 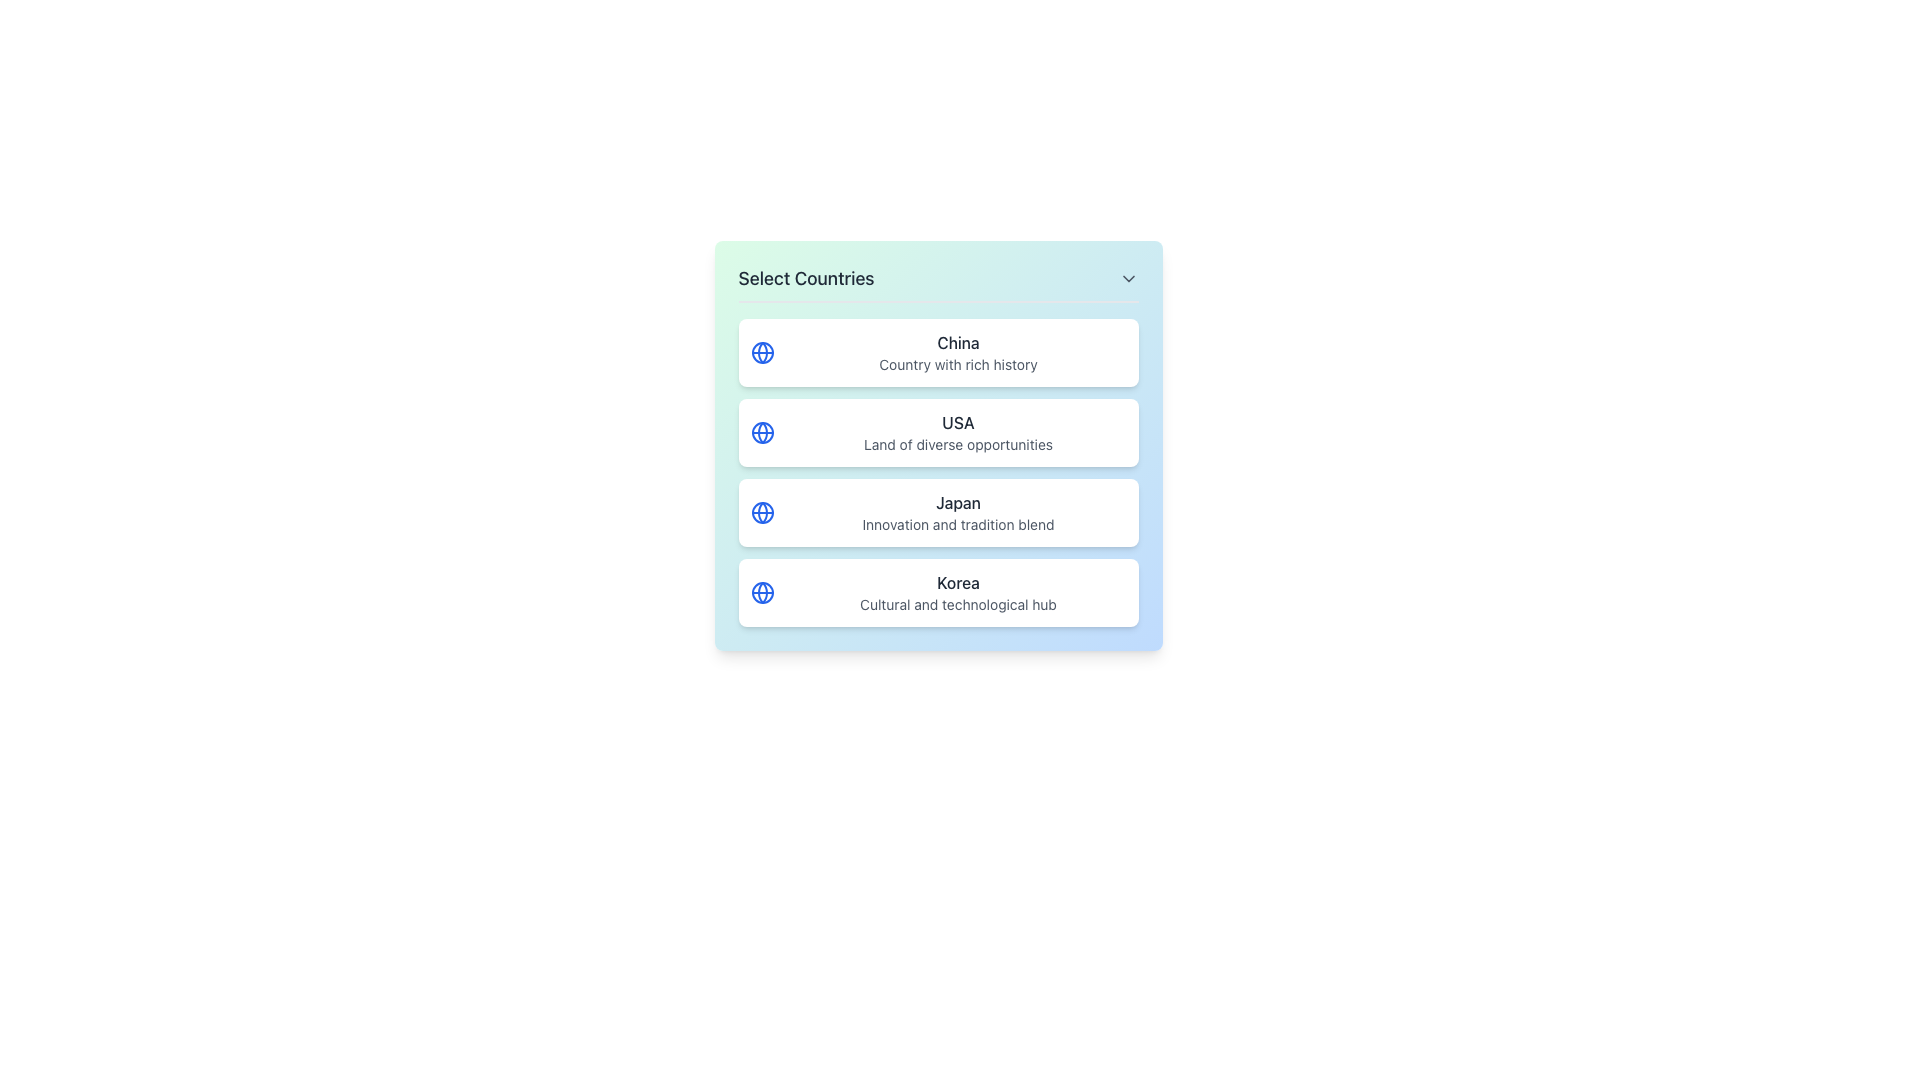 What do you see at coordinates (957, 523) in the screenshot?
I see `text snippet 'Innovation and tradition blend' displayed in grey, located below the bold title 'Japan' inside the card labeled 'Japan'` at bounding box center [957, 523].